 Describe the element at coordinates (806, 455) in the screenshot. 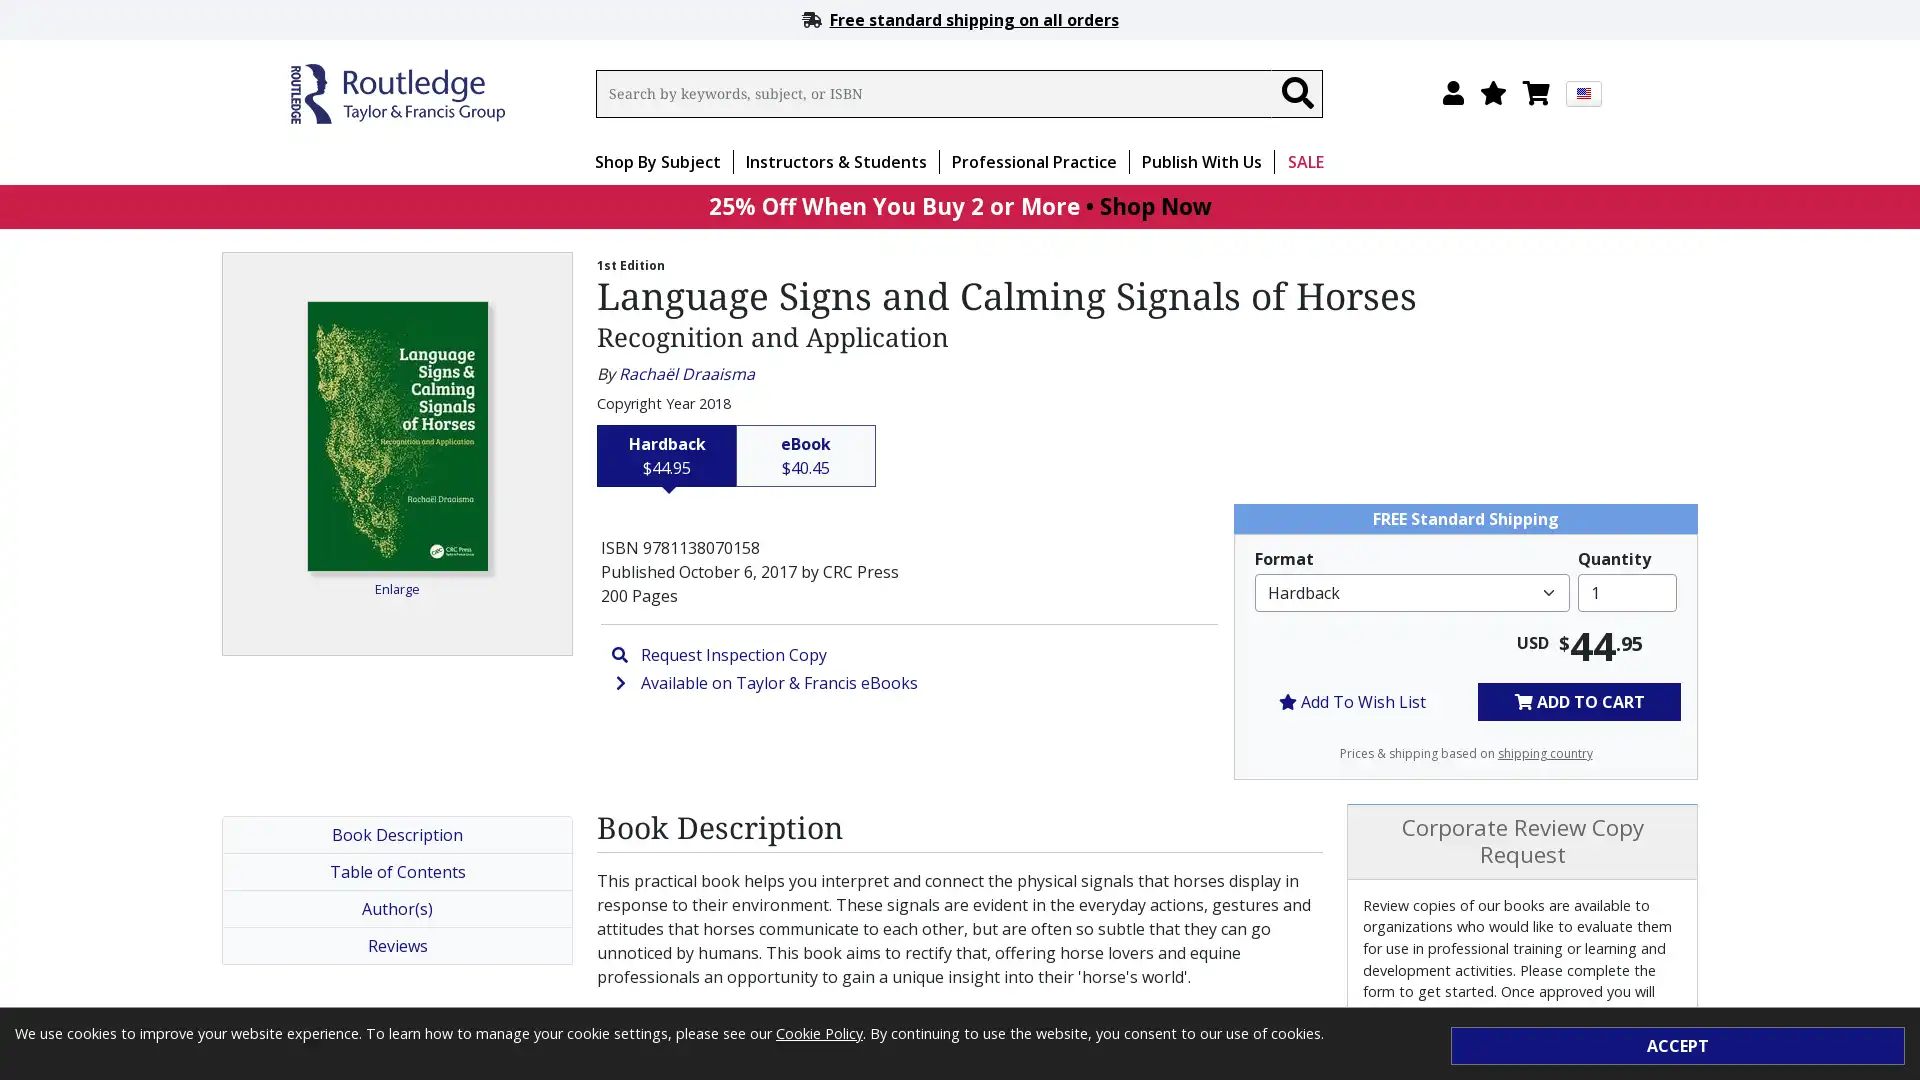

I see `eBook $40.45` at that location.